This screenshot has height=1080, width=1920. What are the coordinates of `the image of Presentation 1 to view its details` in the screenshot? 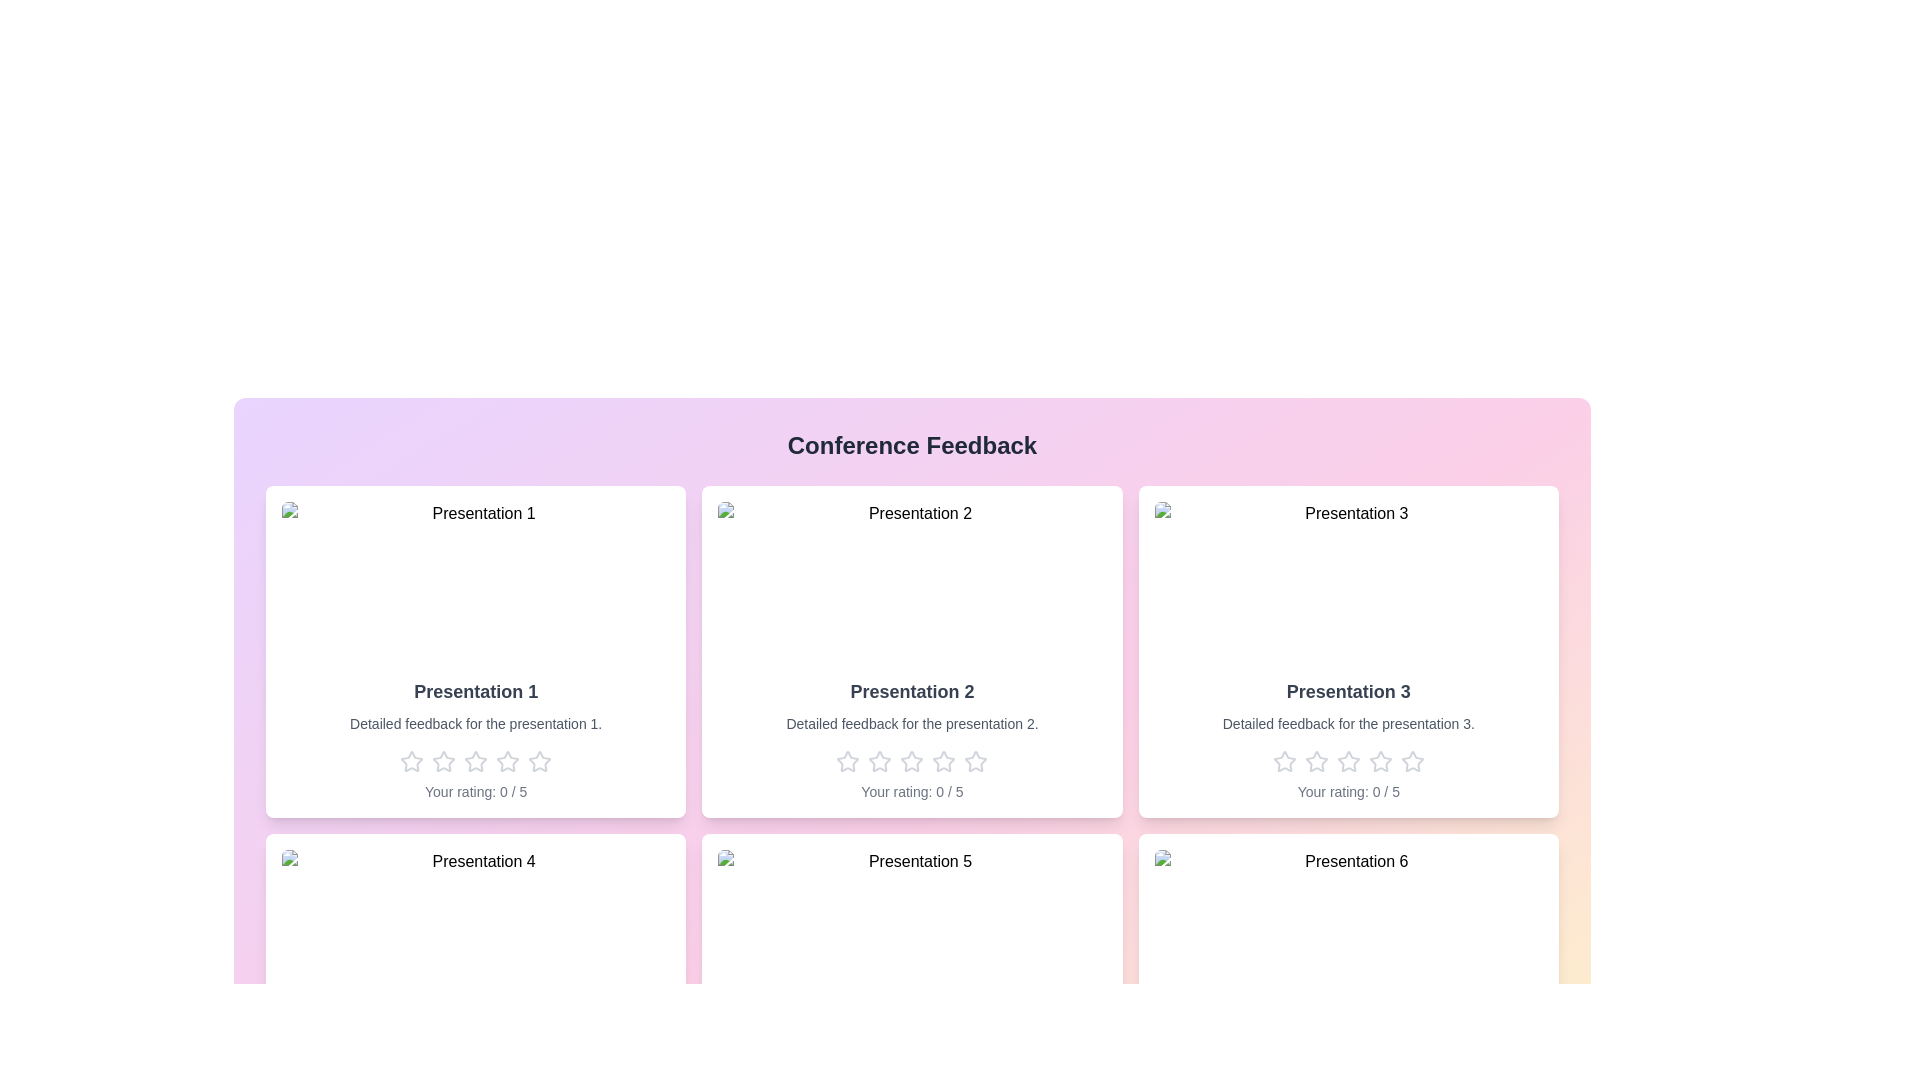 It's located at (474, 582).